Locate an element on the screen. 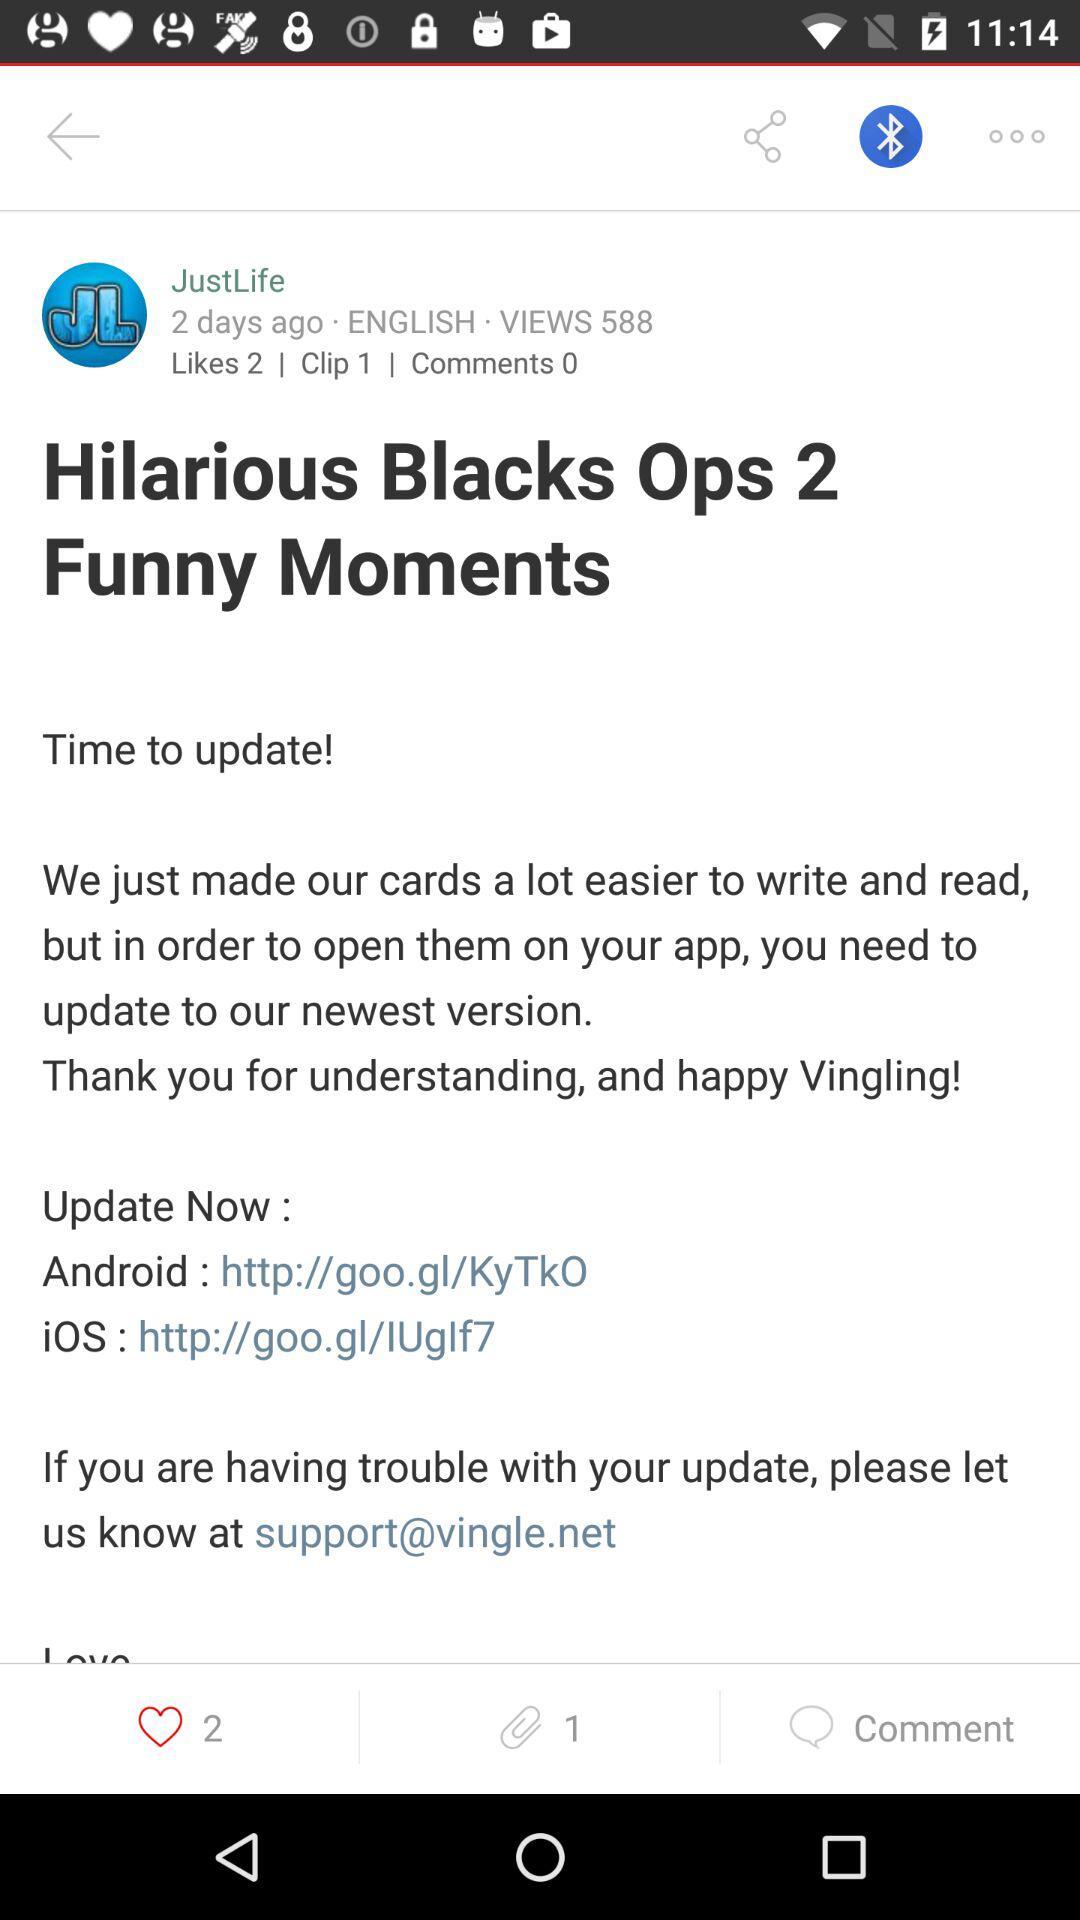  profile is located at coordinates (94, 314).